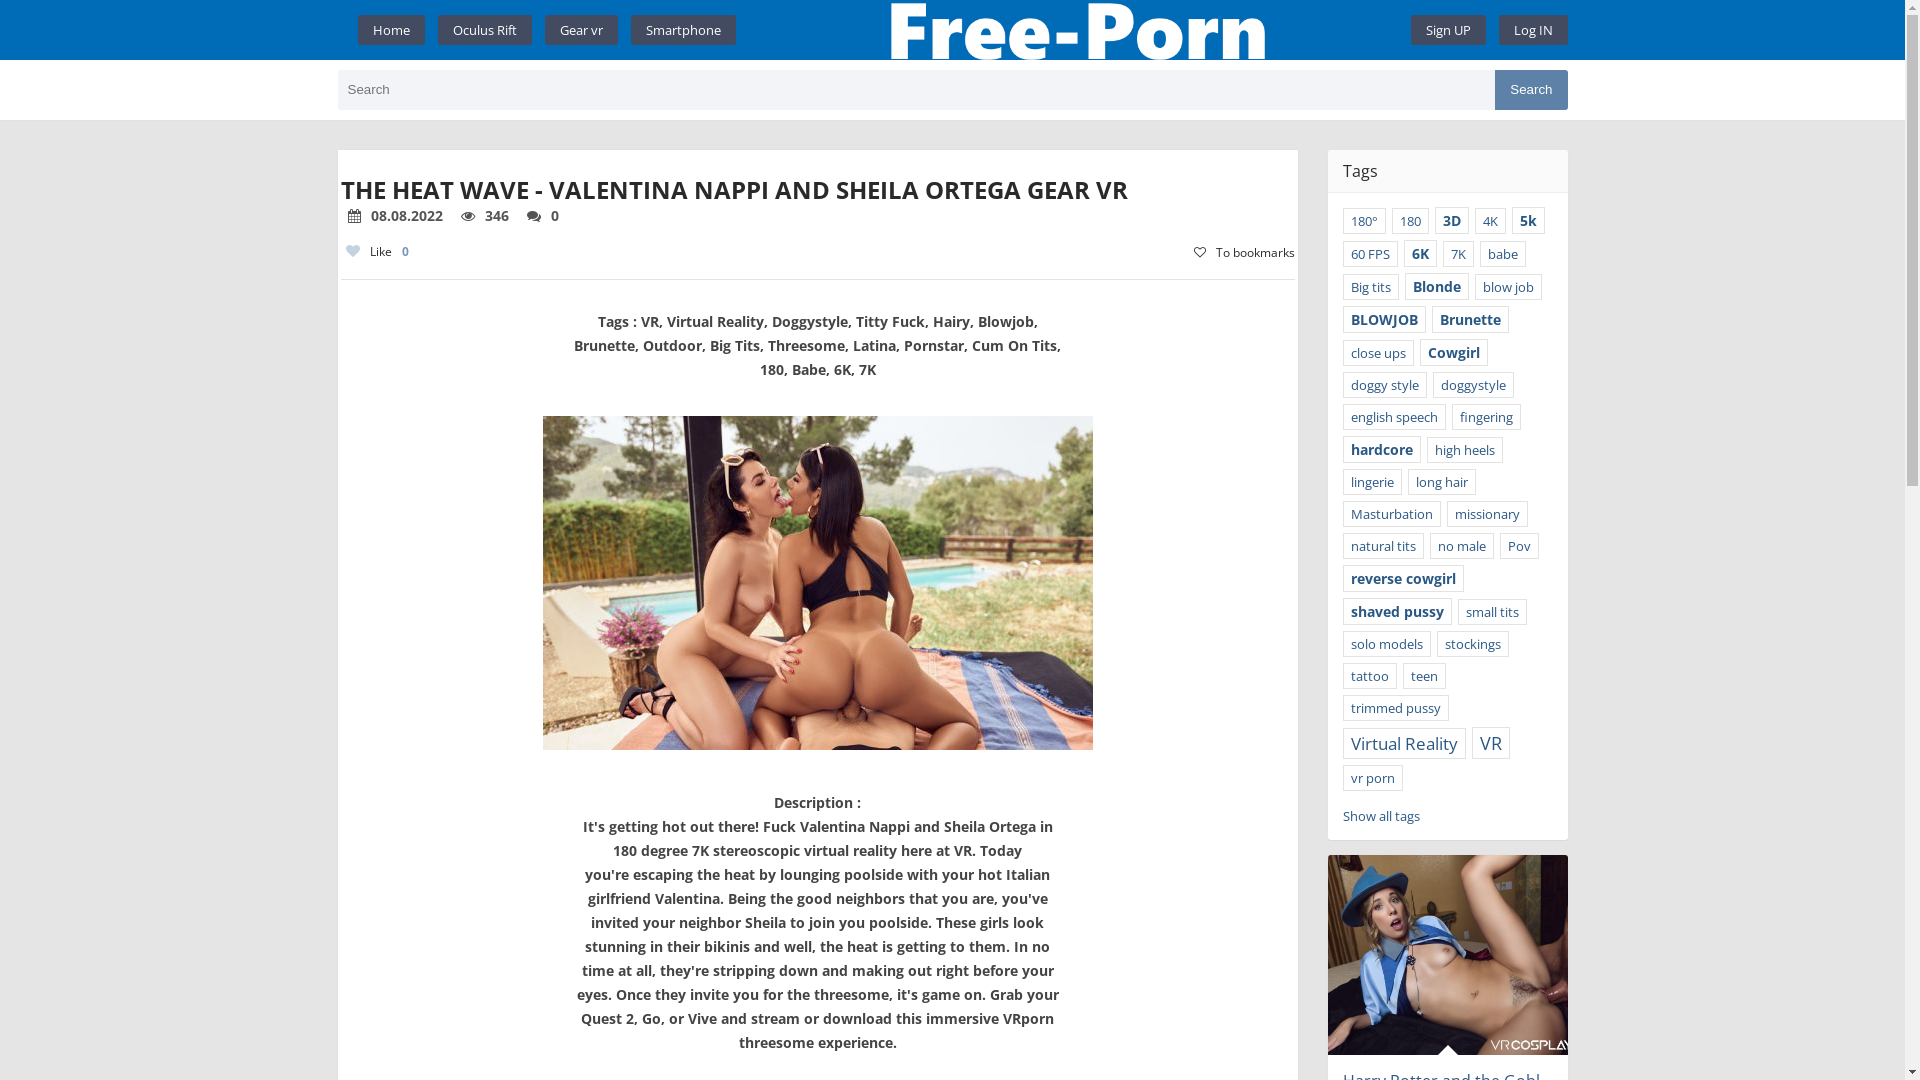  I want to click on 'Pov', so click(1519, 546).